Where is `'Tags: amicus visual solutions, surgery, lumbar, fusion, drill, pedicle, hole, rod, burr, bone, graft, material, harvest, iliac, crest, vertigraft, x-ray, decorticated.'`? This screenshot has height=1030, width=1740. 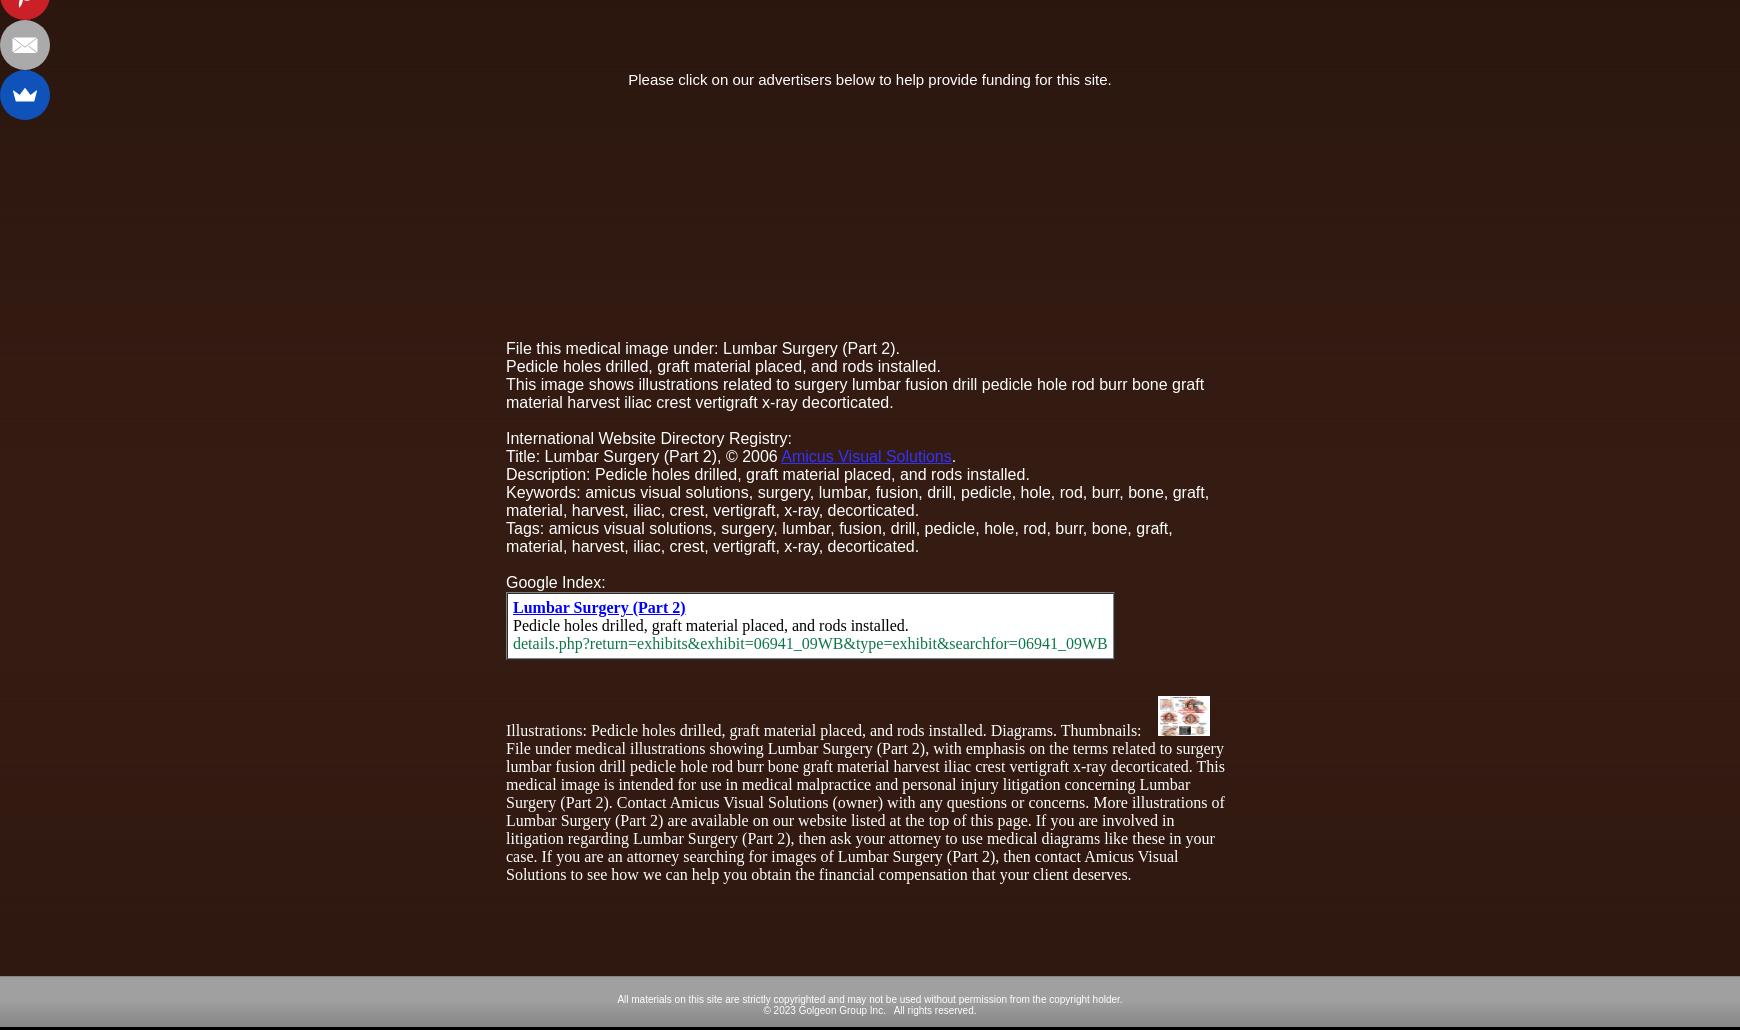 'Tags: amicus visual solutions, surgery, lumbar, fusion, drill, pedicle, hole, rod, burr, bone, graft, material, harvest, iliac, crest, vertigraft, x-ray, decorticated.' is located at coordinates (504, 536).